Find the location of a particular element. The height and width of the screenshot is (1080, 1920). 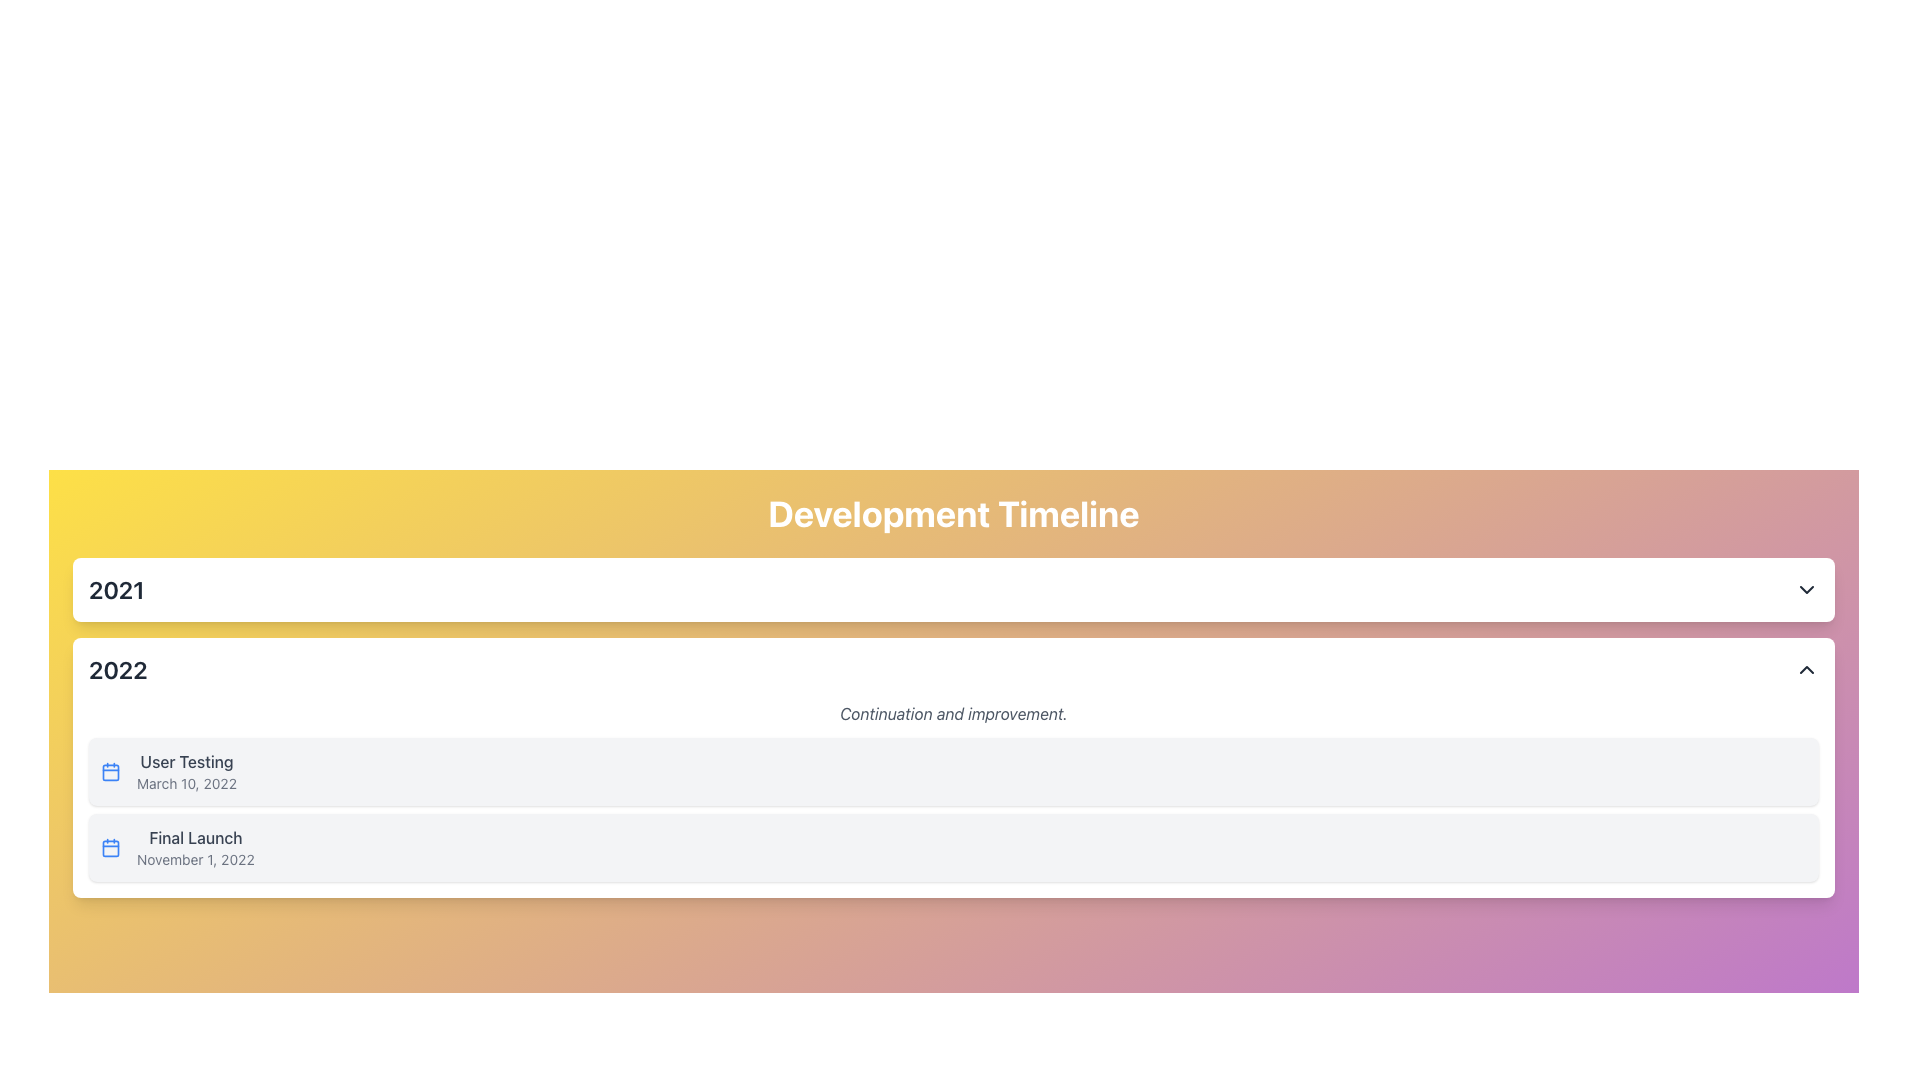

the dropdown menu trigger located below the 'Development Timeline' title, which allows users is located at coordinates (953, 589).